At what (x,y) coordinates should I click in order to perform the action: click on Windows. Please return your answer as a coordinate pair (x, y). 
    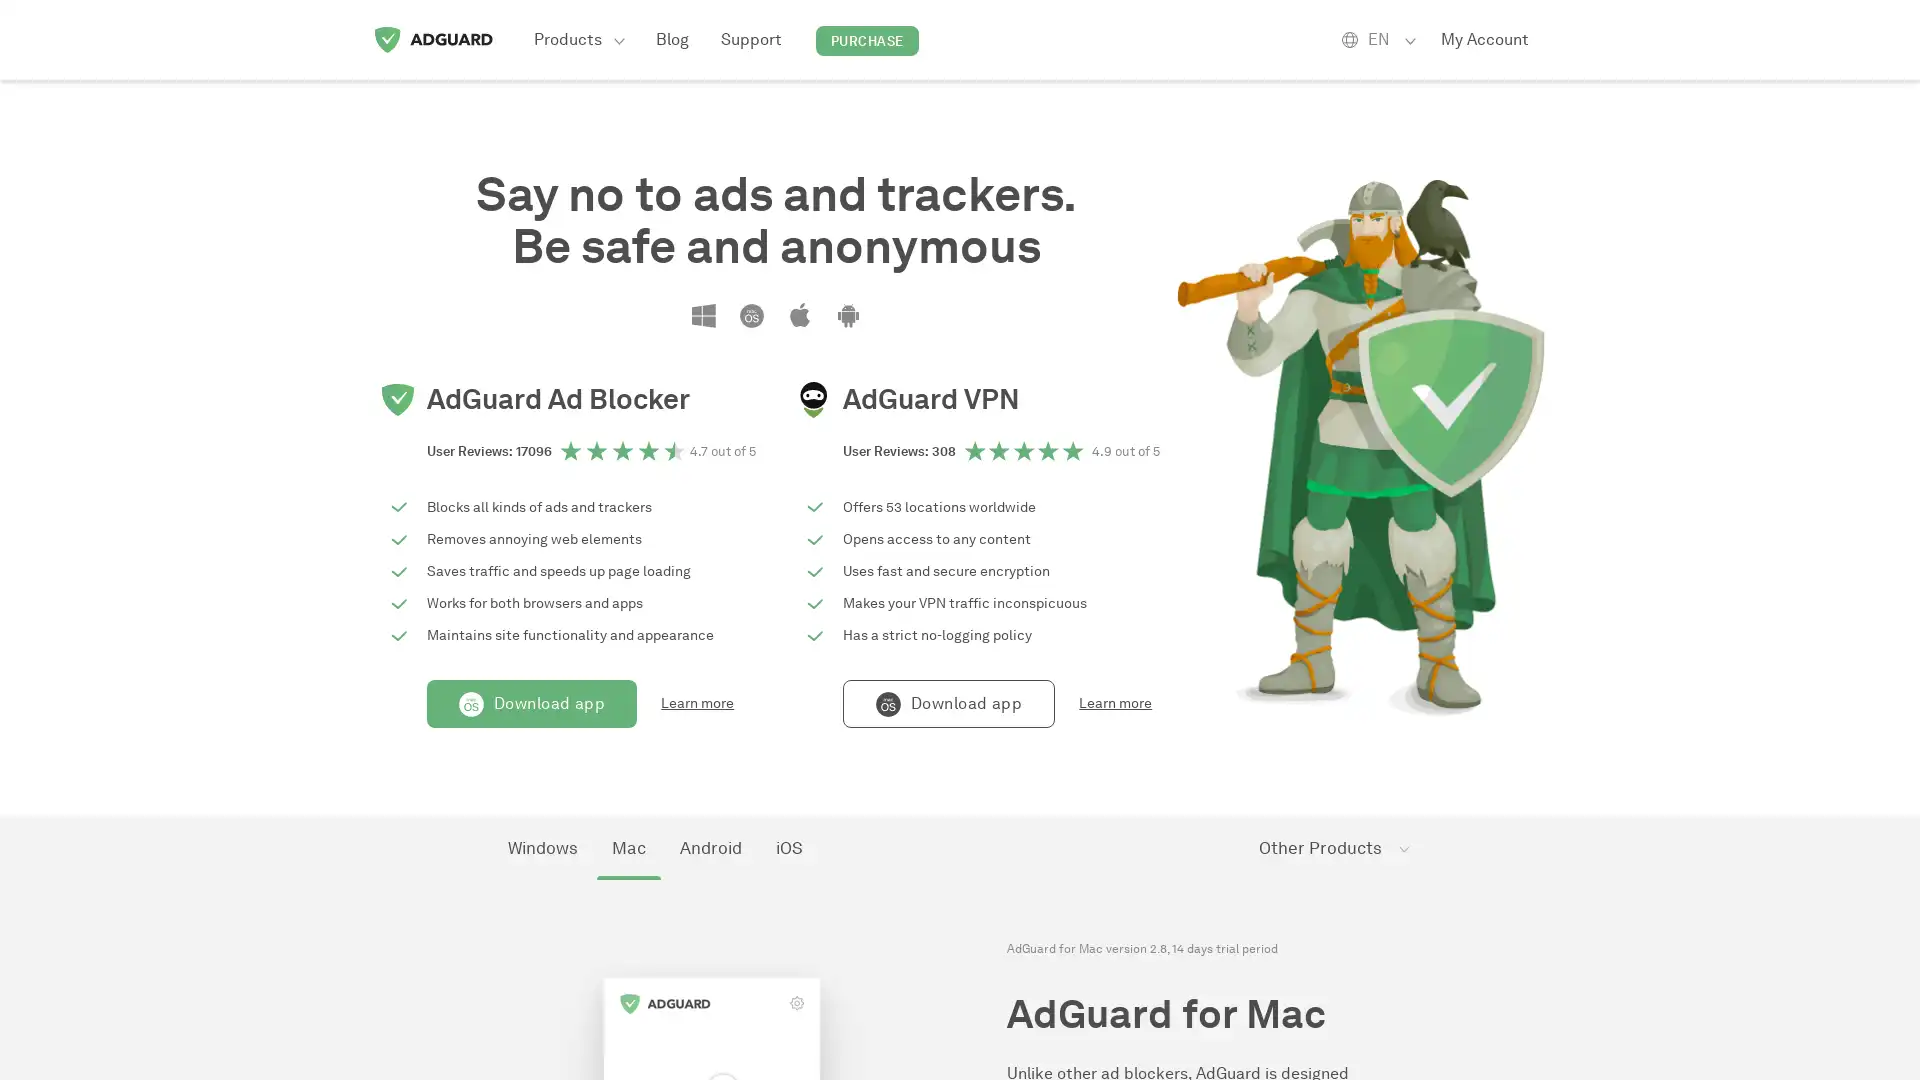
    Looking at the image, I should click on (542, 848).